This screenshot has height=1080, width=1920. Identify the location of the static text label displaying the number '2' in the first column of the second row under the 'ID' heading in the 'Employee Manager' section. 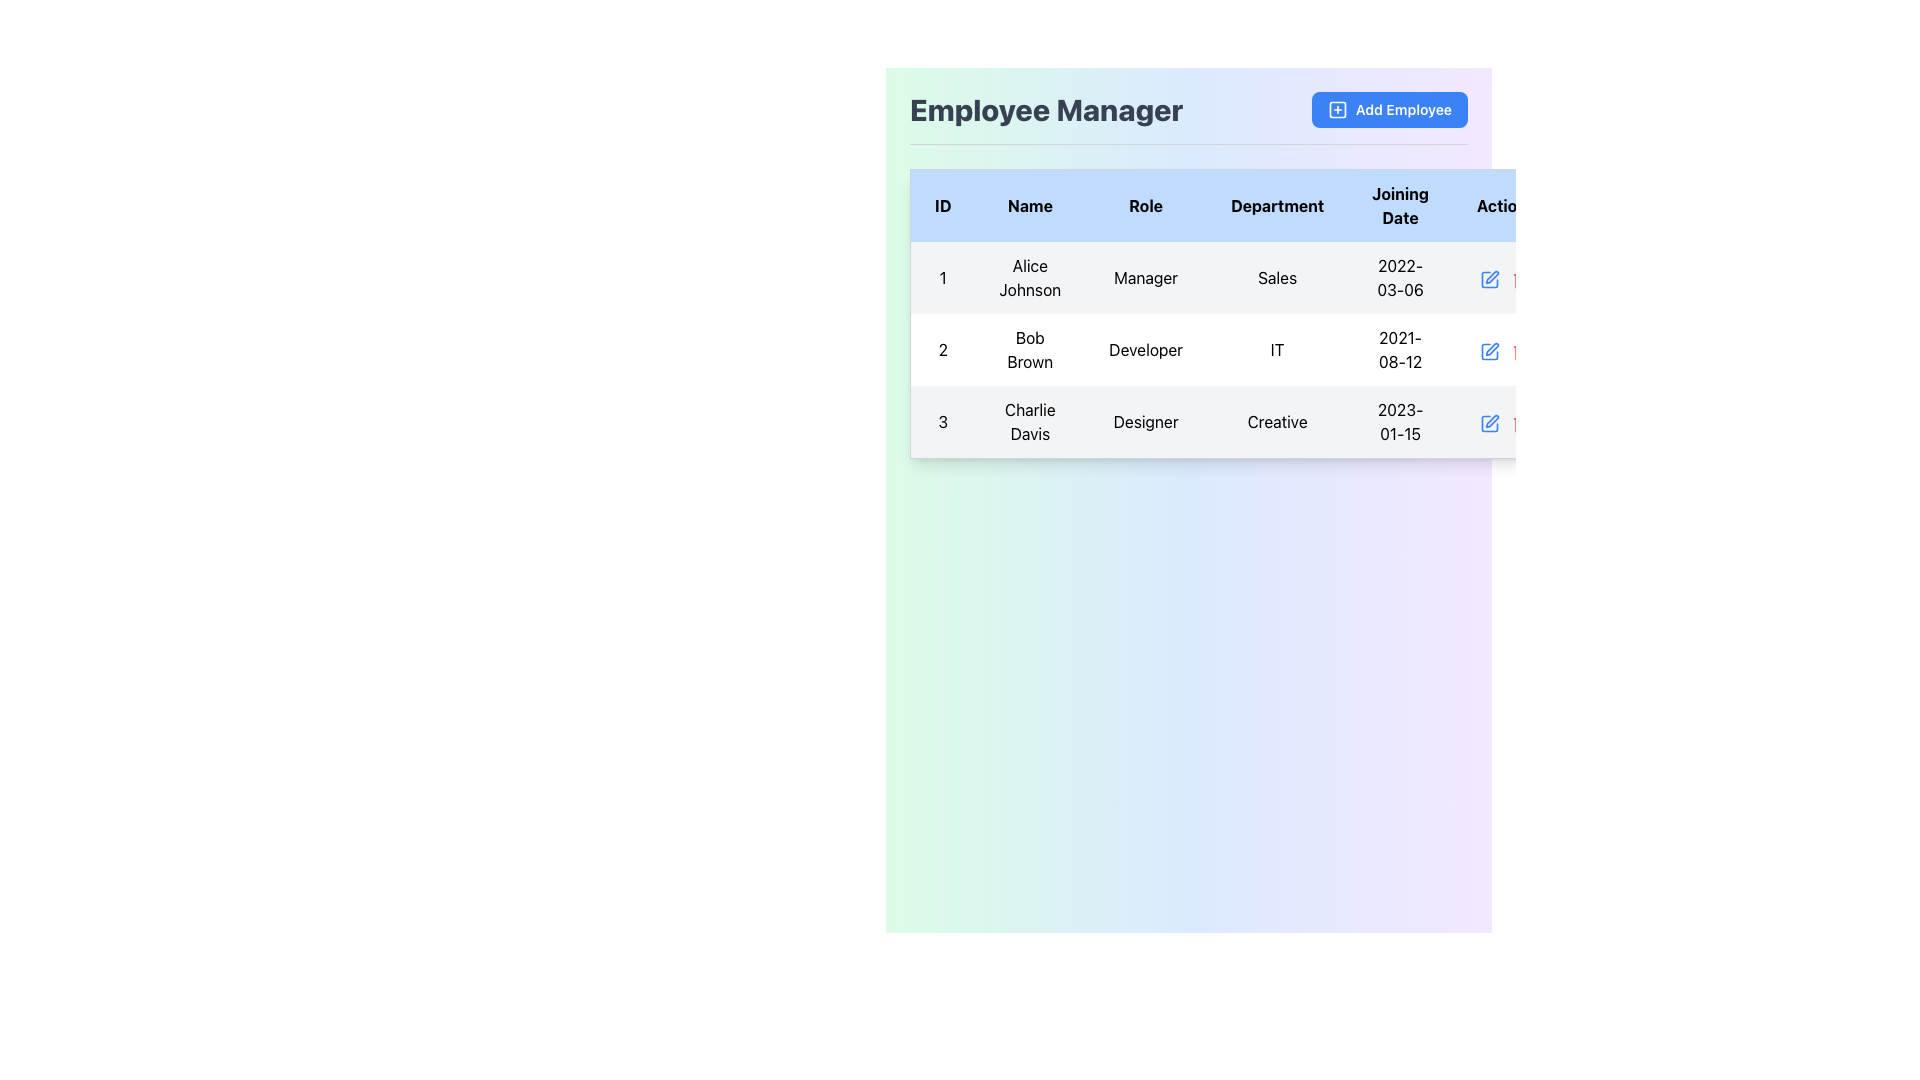
(941, 349).